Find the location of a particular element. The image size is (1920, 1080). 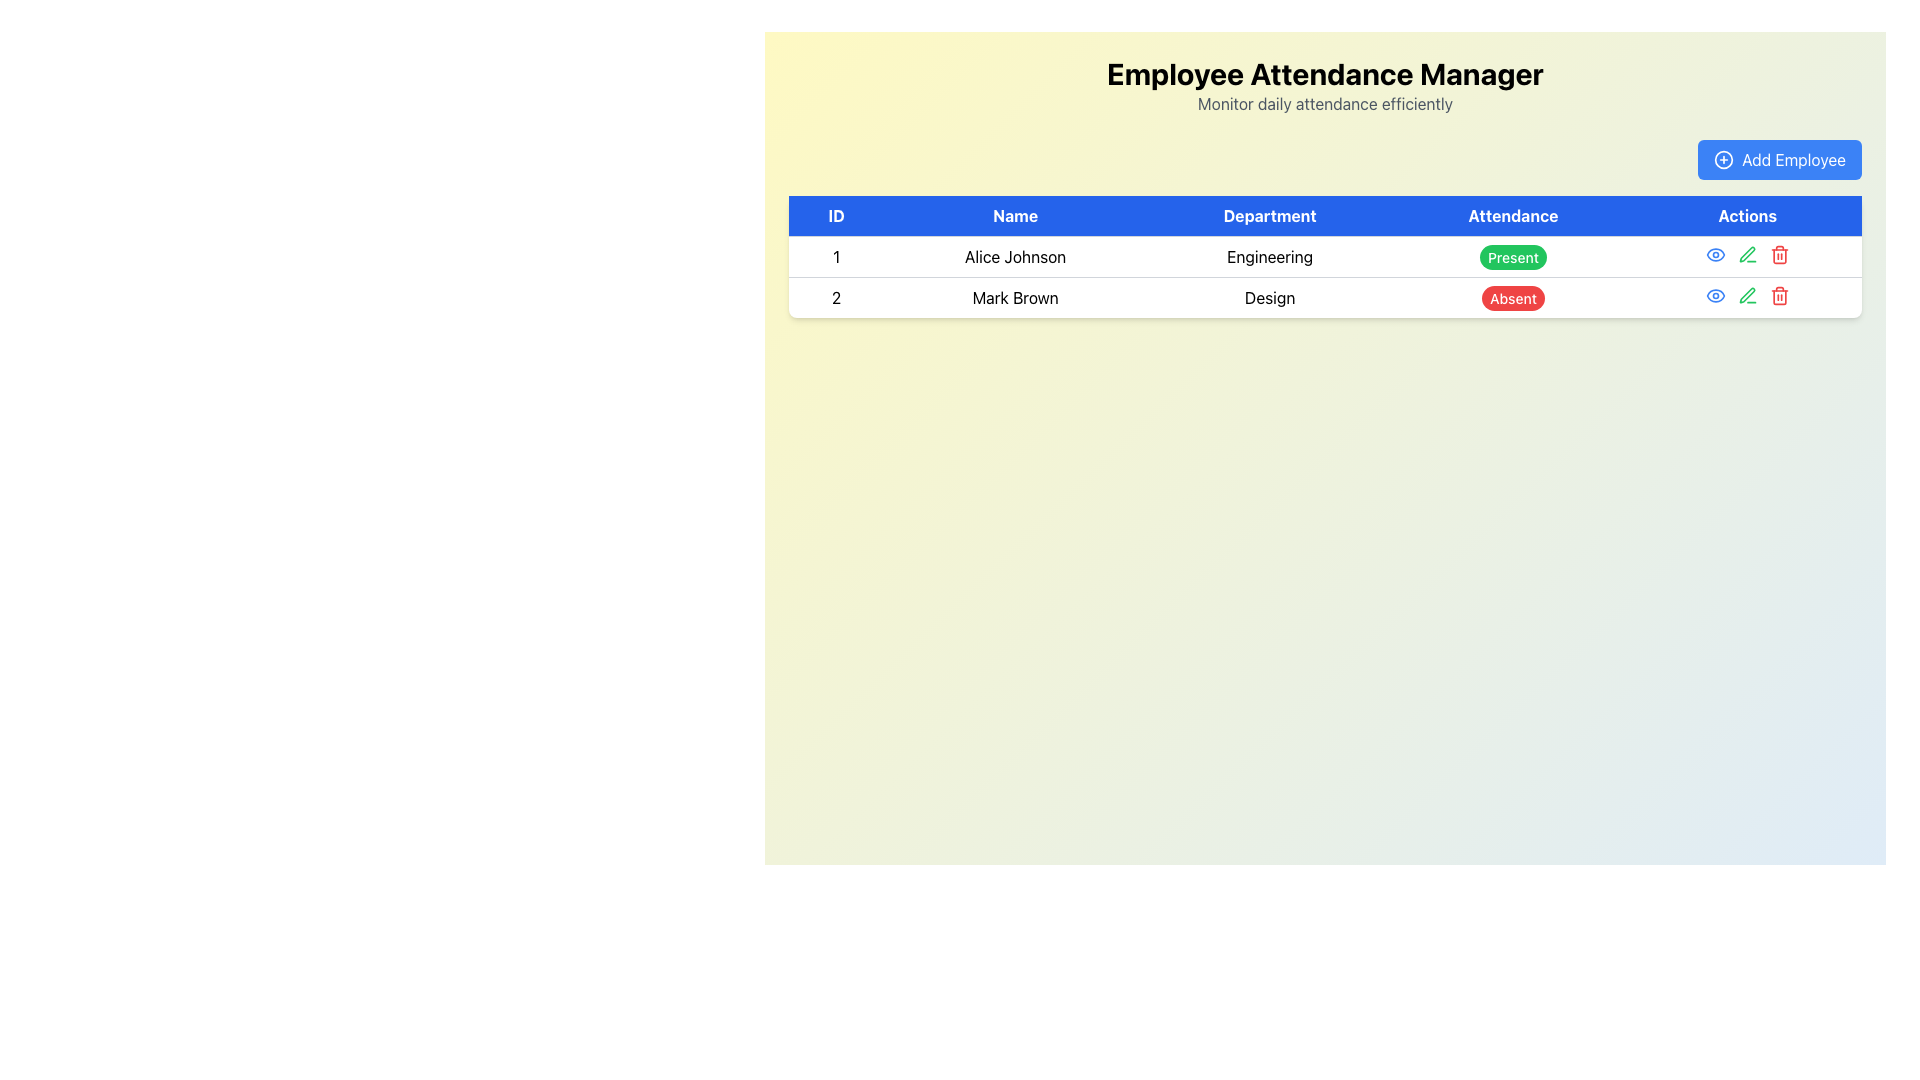

the delete button (trash icon) located in the 'Actions' column of the second row in the table is located at coordinates (1779, 296).